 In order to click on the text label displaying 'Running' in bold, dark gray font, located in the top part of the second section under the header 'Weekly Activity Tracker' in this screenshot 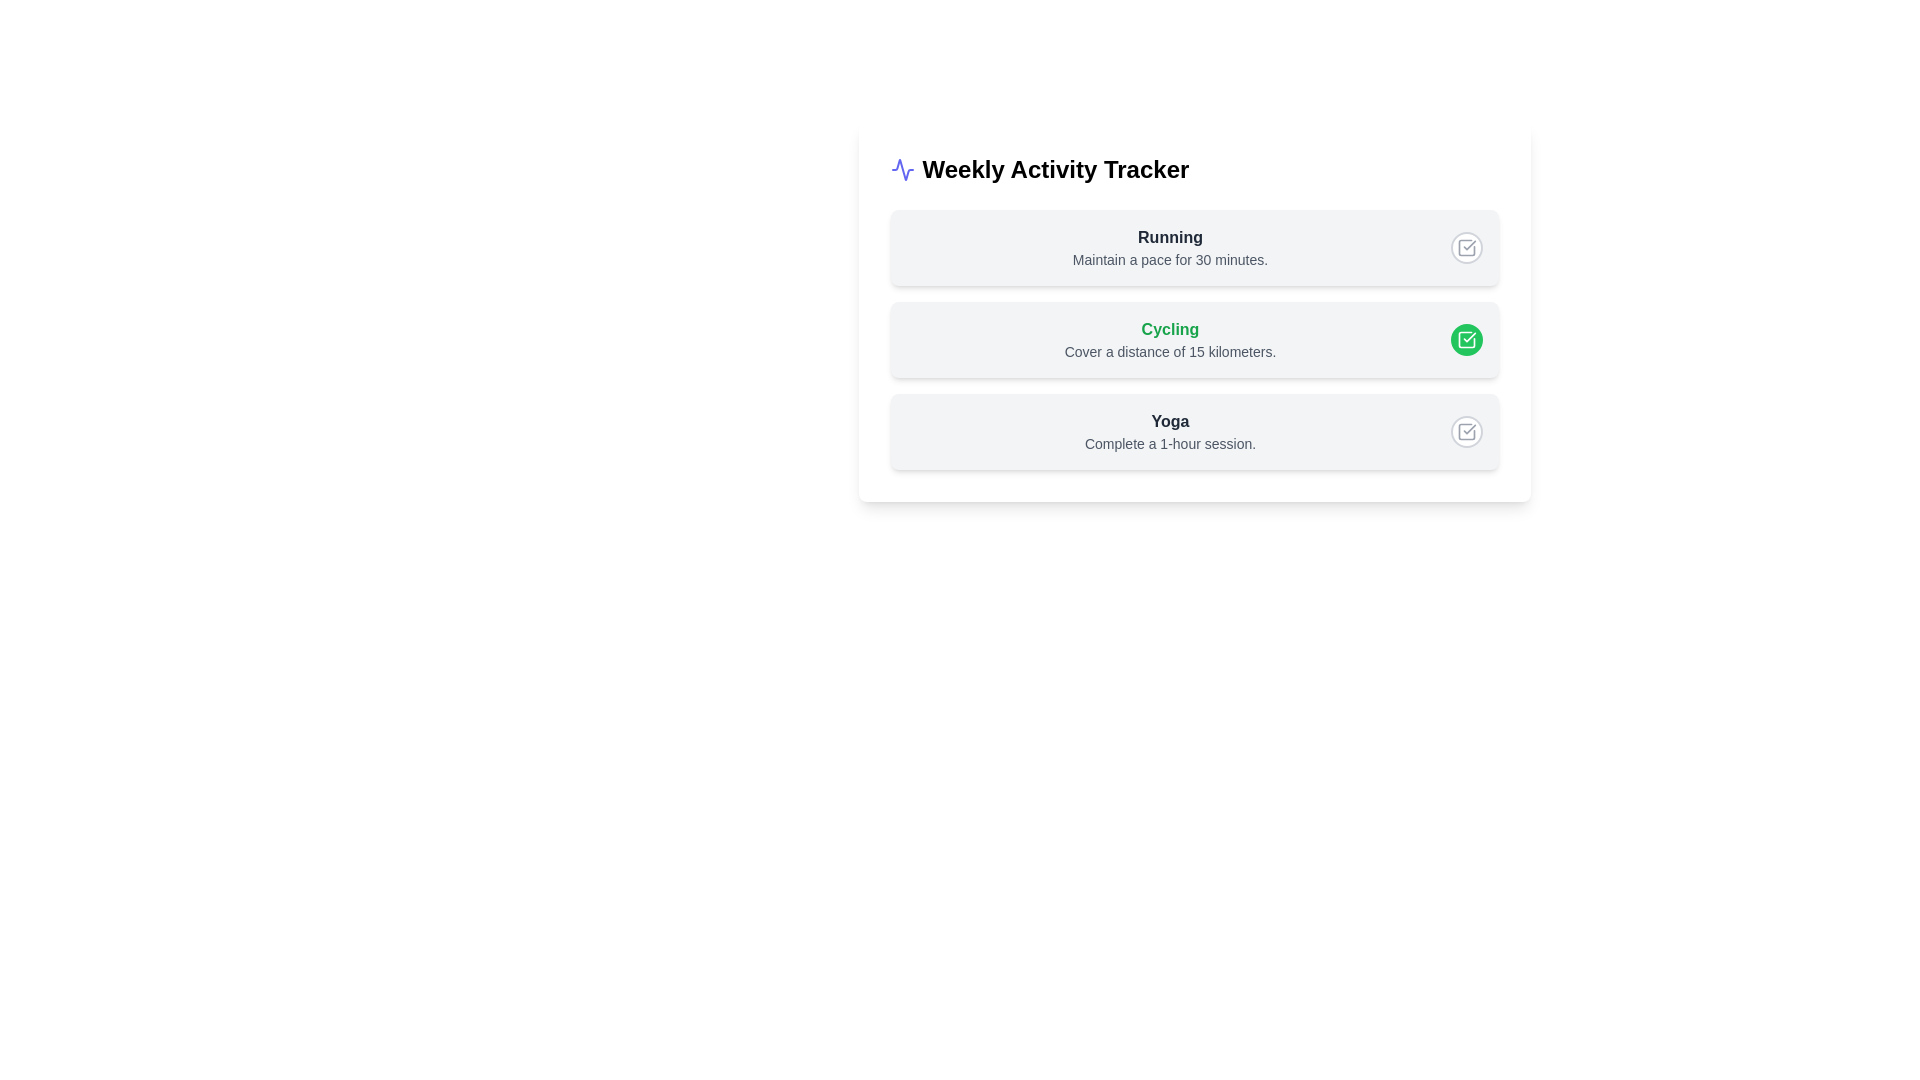, I will do `click(1170, 237)`.